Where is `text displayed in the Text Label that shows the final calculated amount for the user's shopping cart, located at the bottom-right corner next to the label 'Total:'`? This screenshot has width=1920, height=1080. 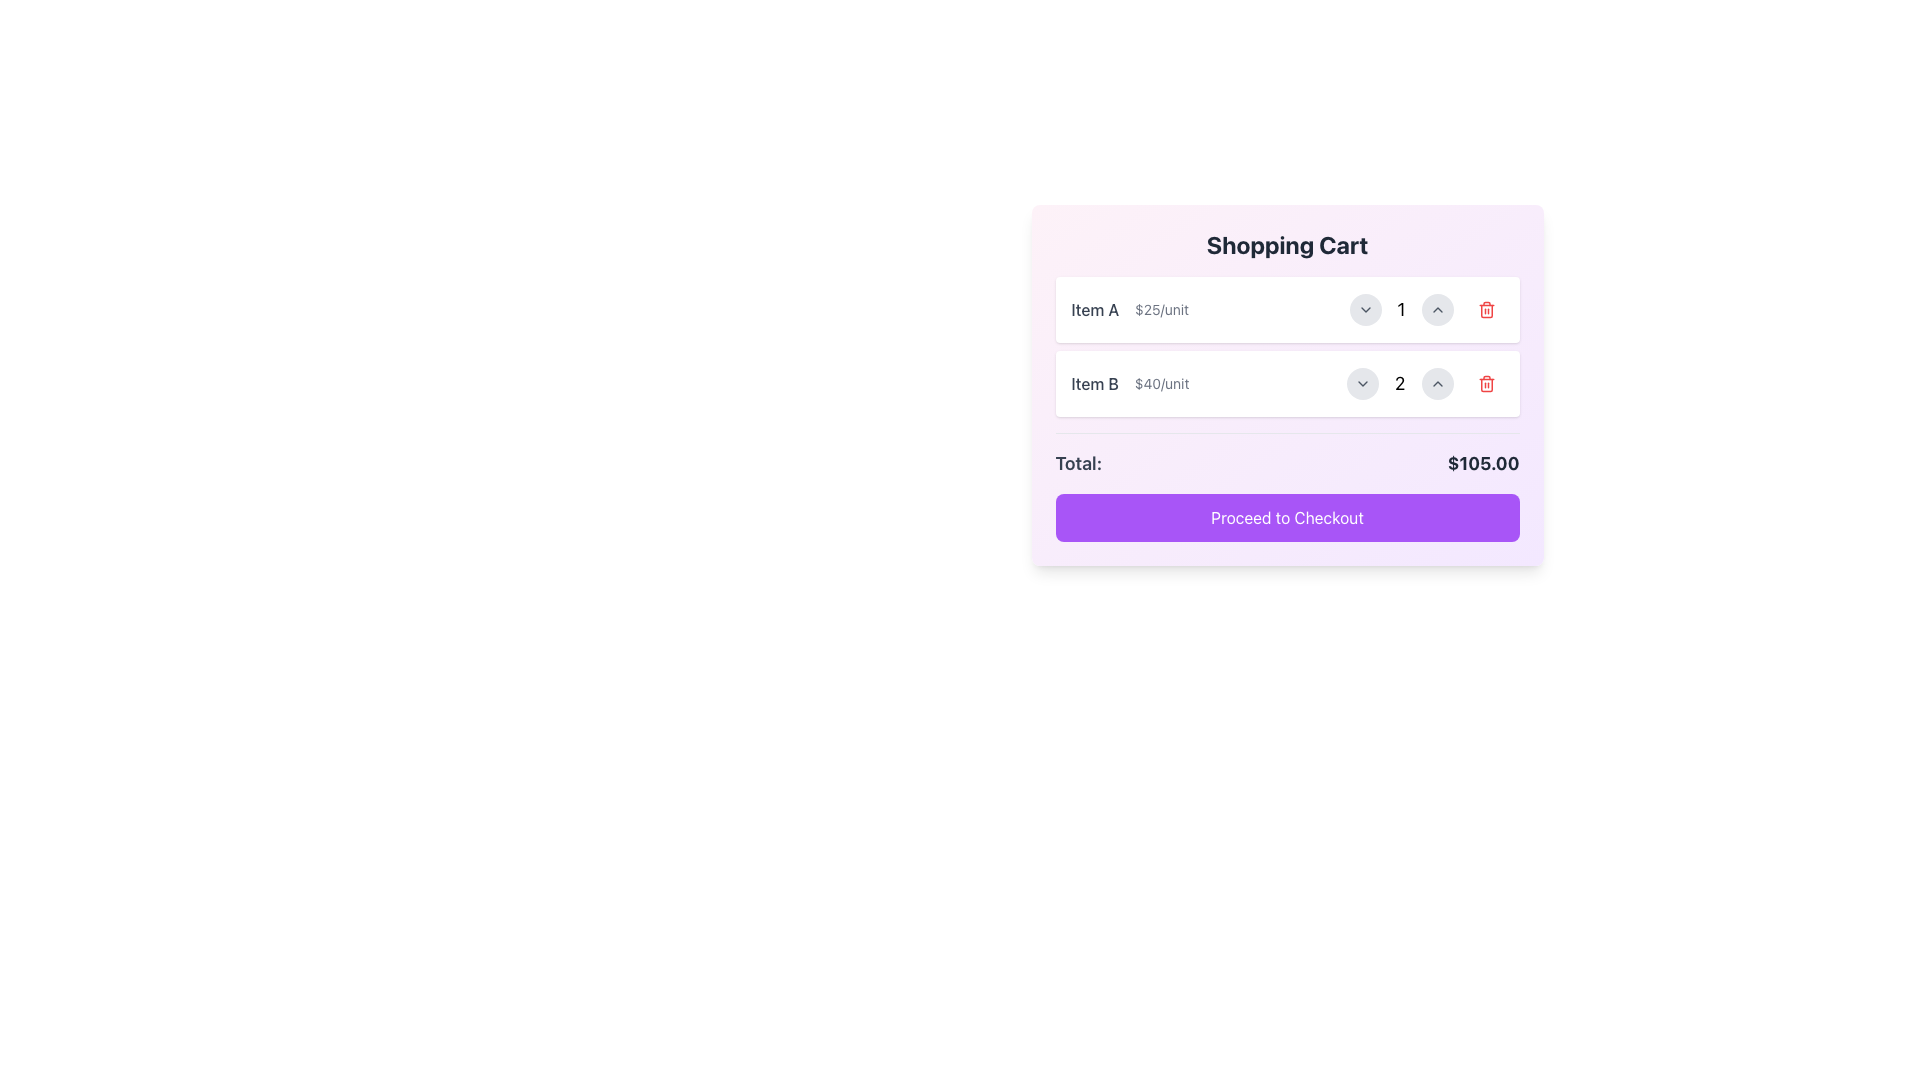 text displayed in the Text Label that shows the final calculated amount for the user's shopping cart, located at the bottom-right corner next to the label 'Total:' is located at coordinates (1483, 463).